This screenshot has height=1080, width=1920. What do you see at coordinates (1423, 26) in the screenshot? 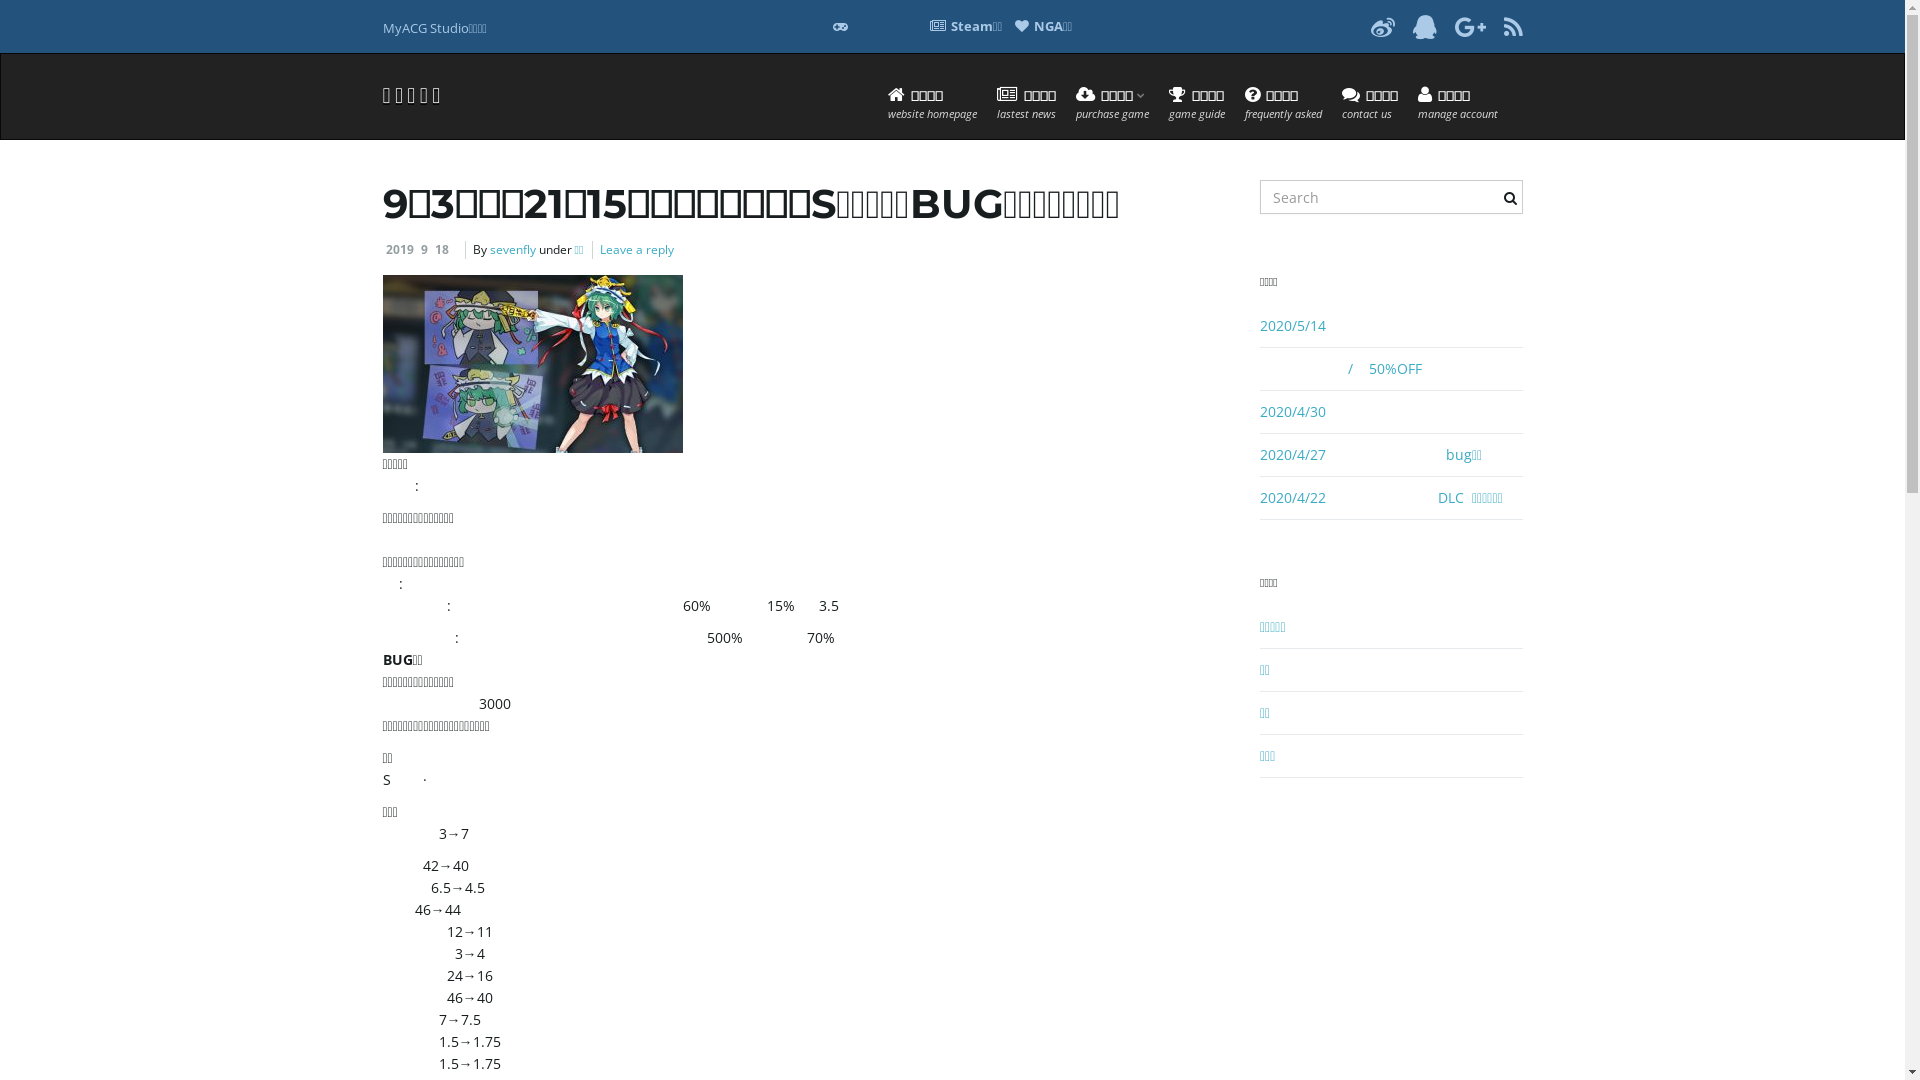
I see `'Dribble'` at bounding box center [1423, 26].